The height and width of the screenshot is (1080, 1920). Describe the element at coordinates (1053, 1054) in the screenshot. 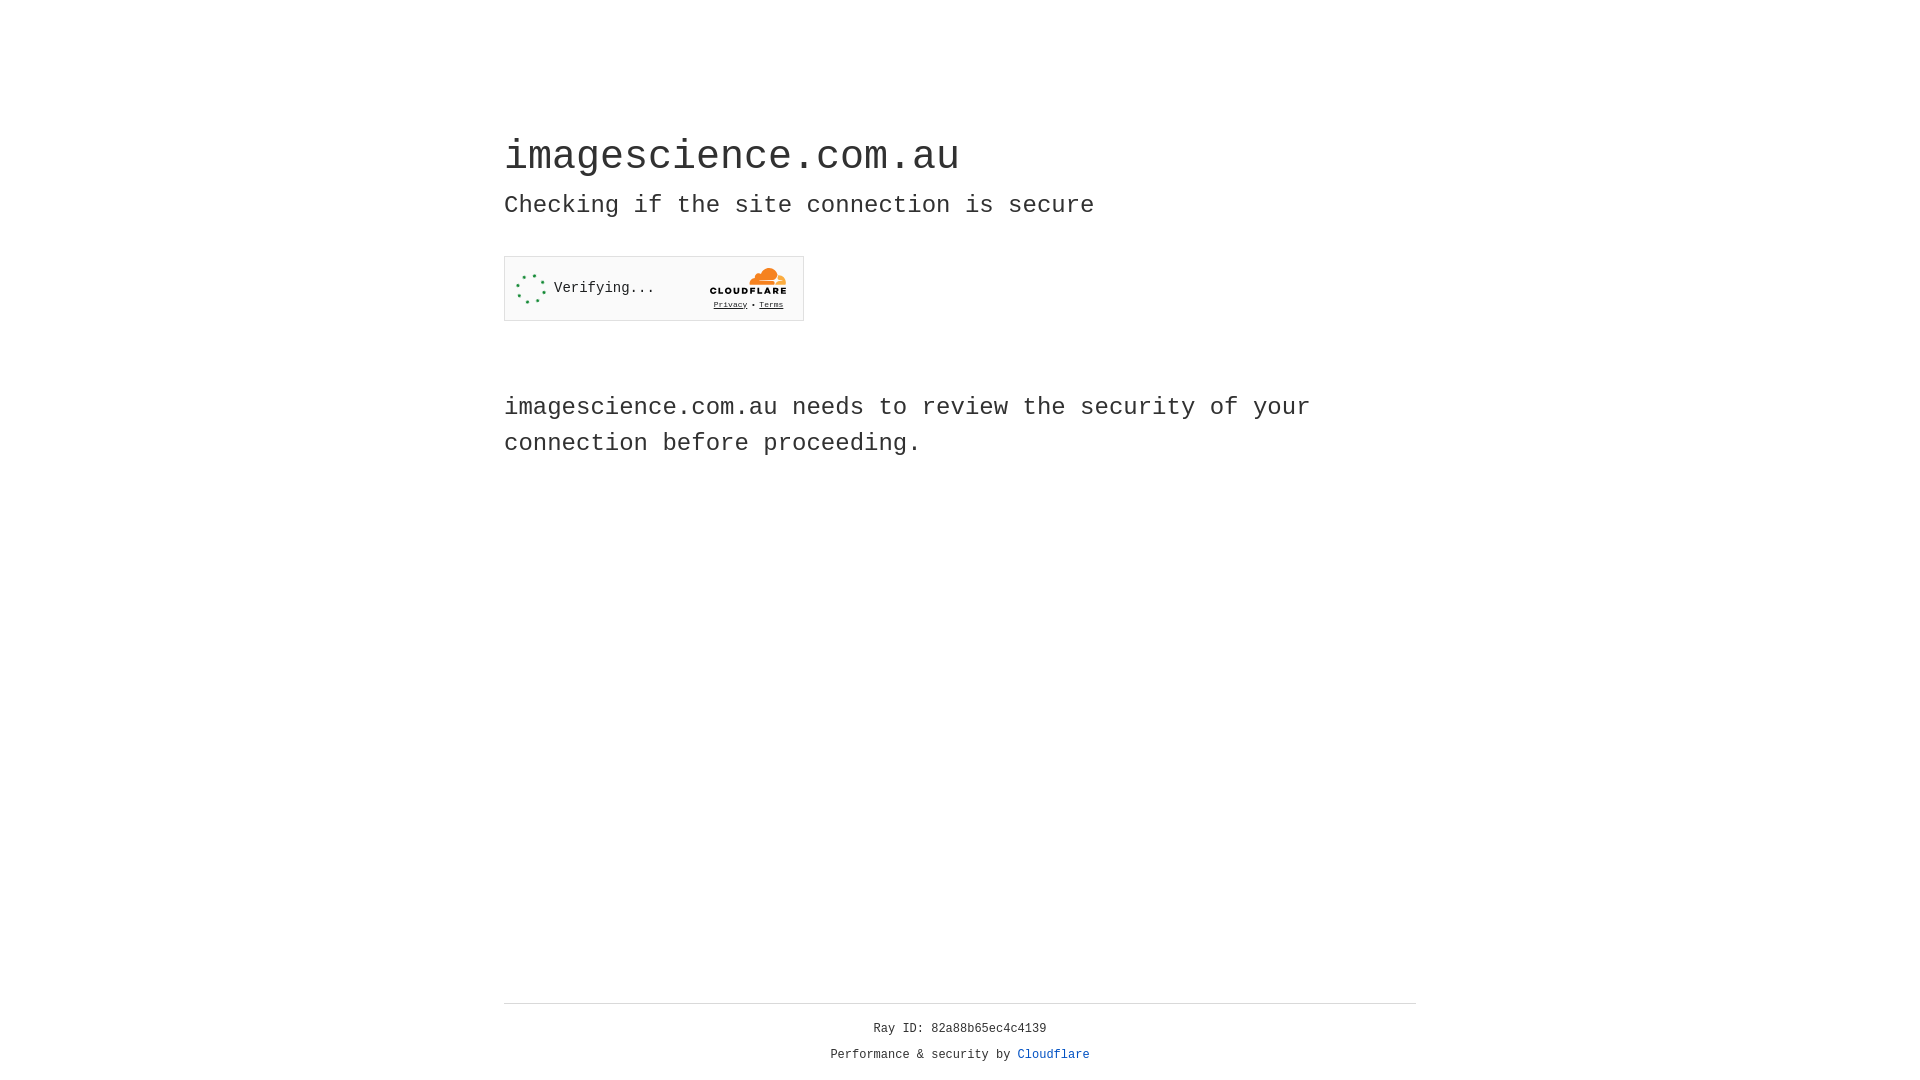

I see `'Cloudflare'` at that location.